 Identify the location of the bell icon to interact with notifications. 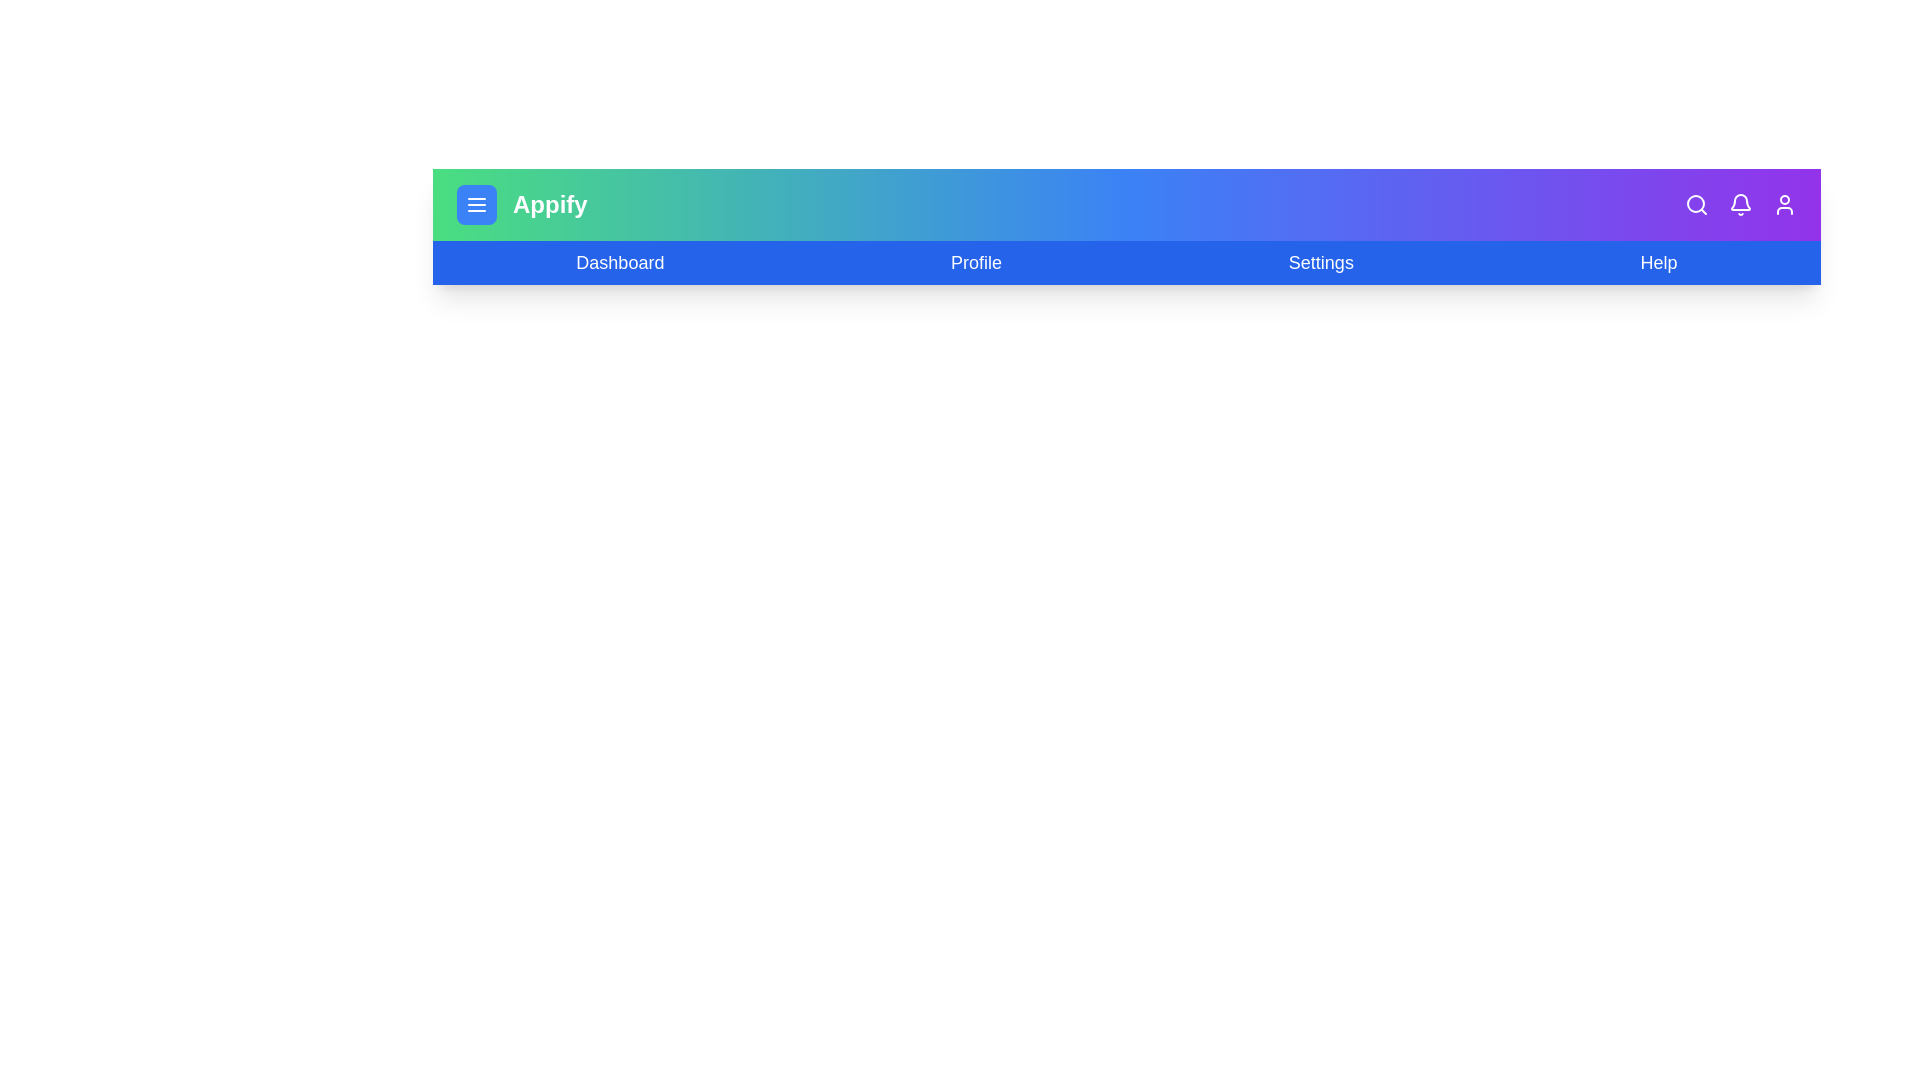
(1740, 204).